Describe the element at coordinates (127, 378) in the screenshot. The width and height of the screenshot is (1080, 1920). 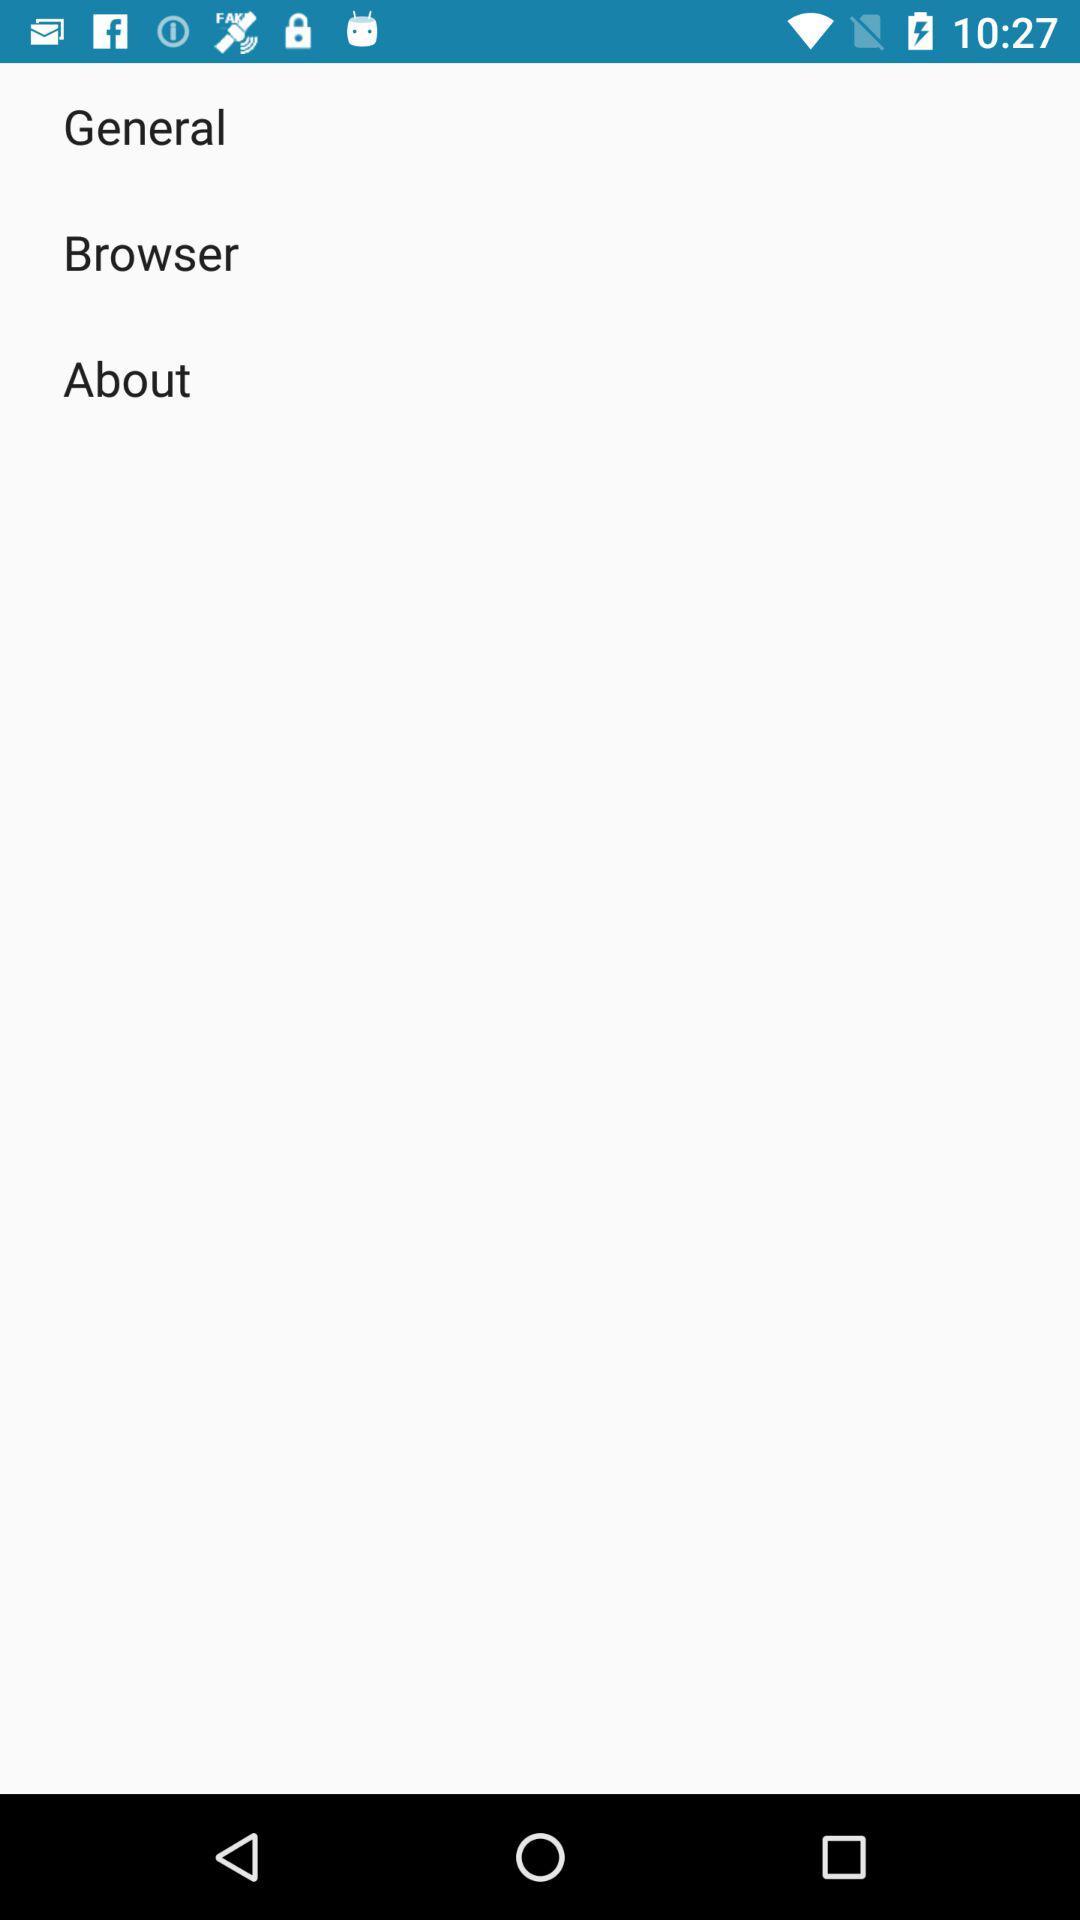
I see `the about app` at that location.